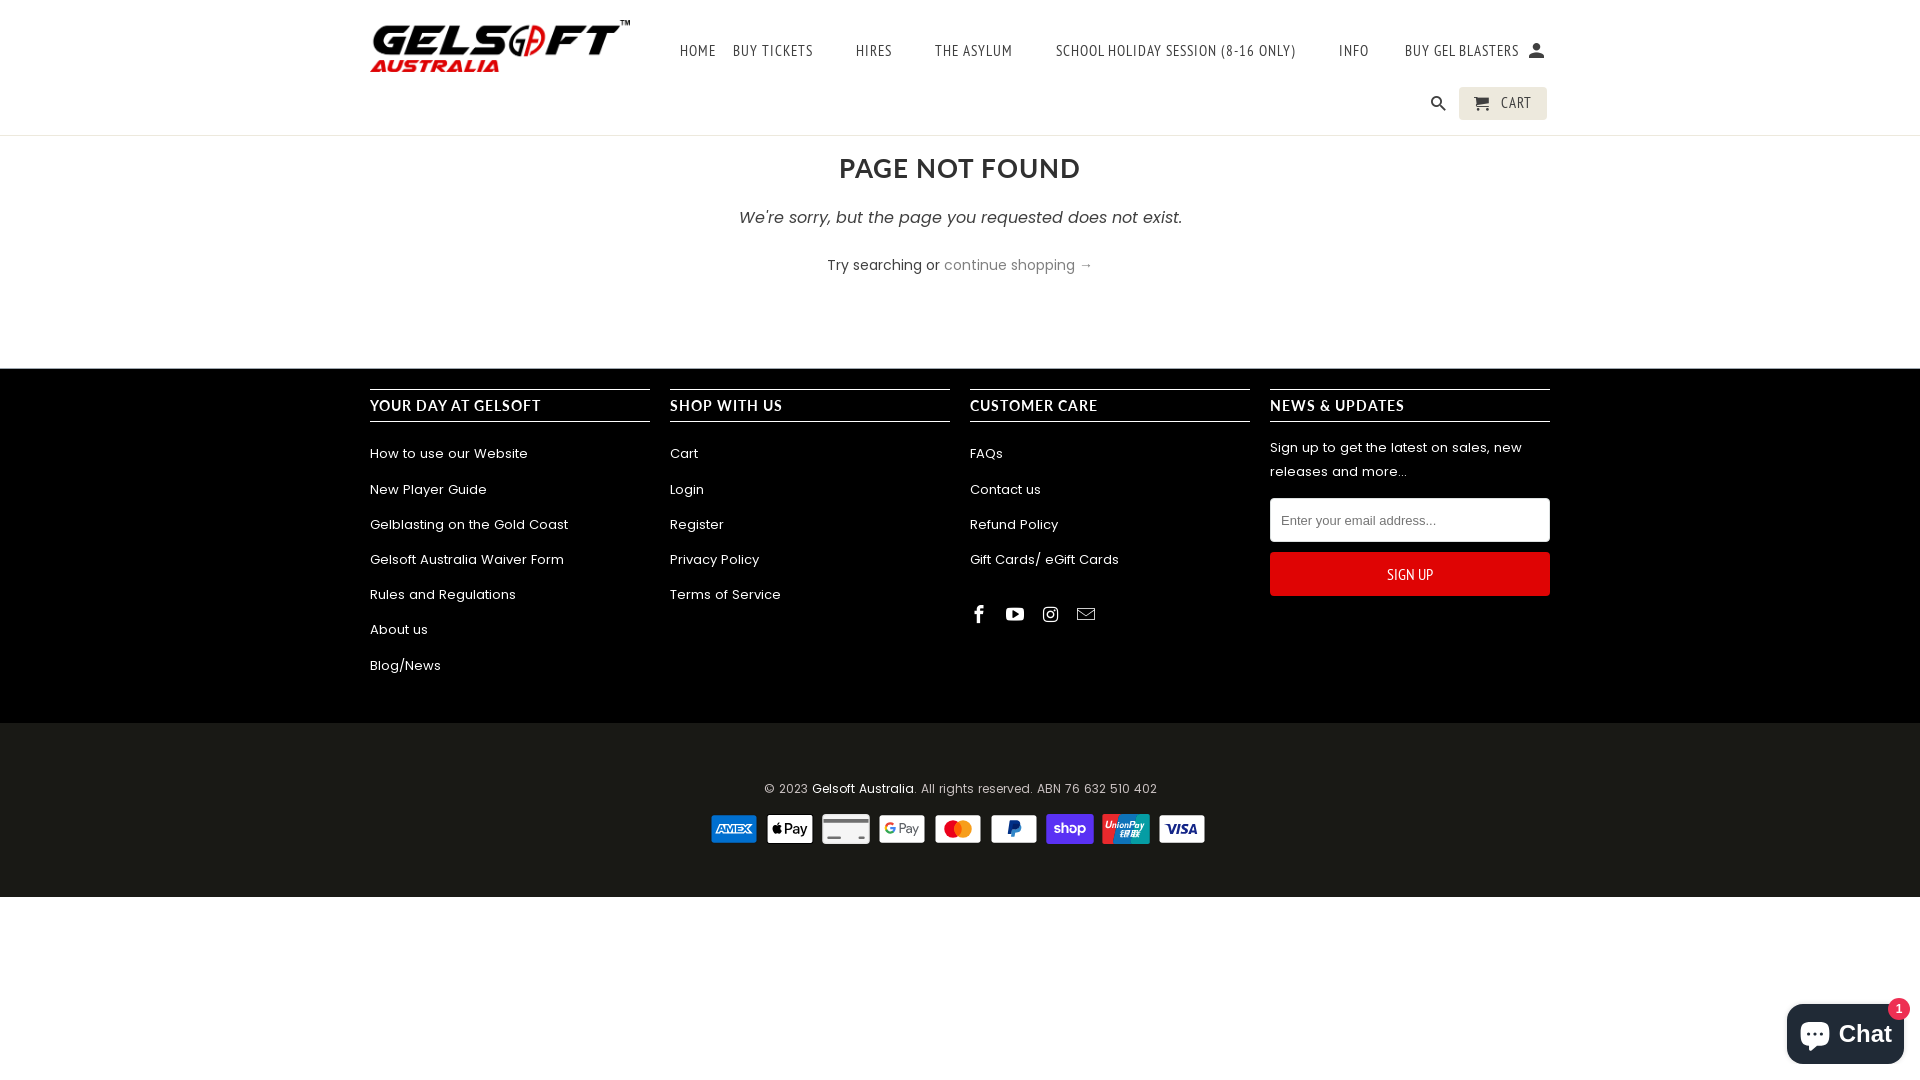 This screenshot has height=1080, width=1920. Describe the element at coordinates (1440, 107) in the screenshot. I see `'Search'` at that location.